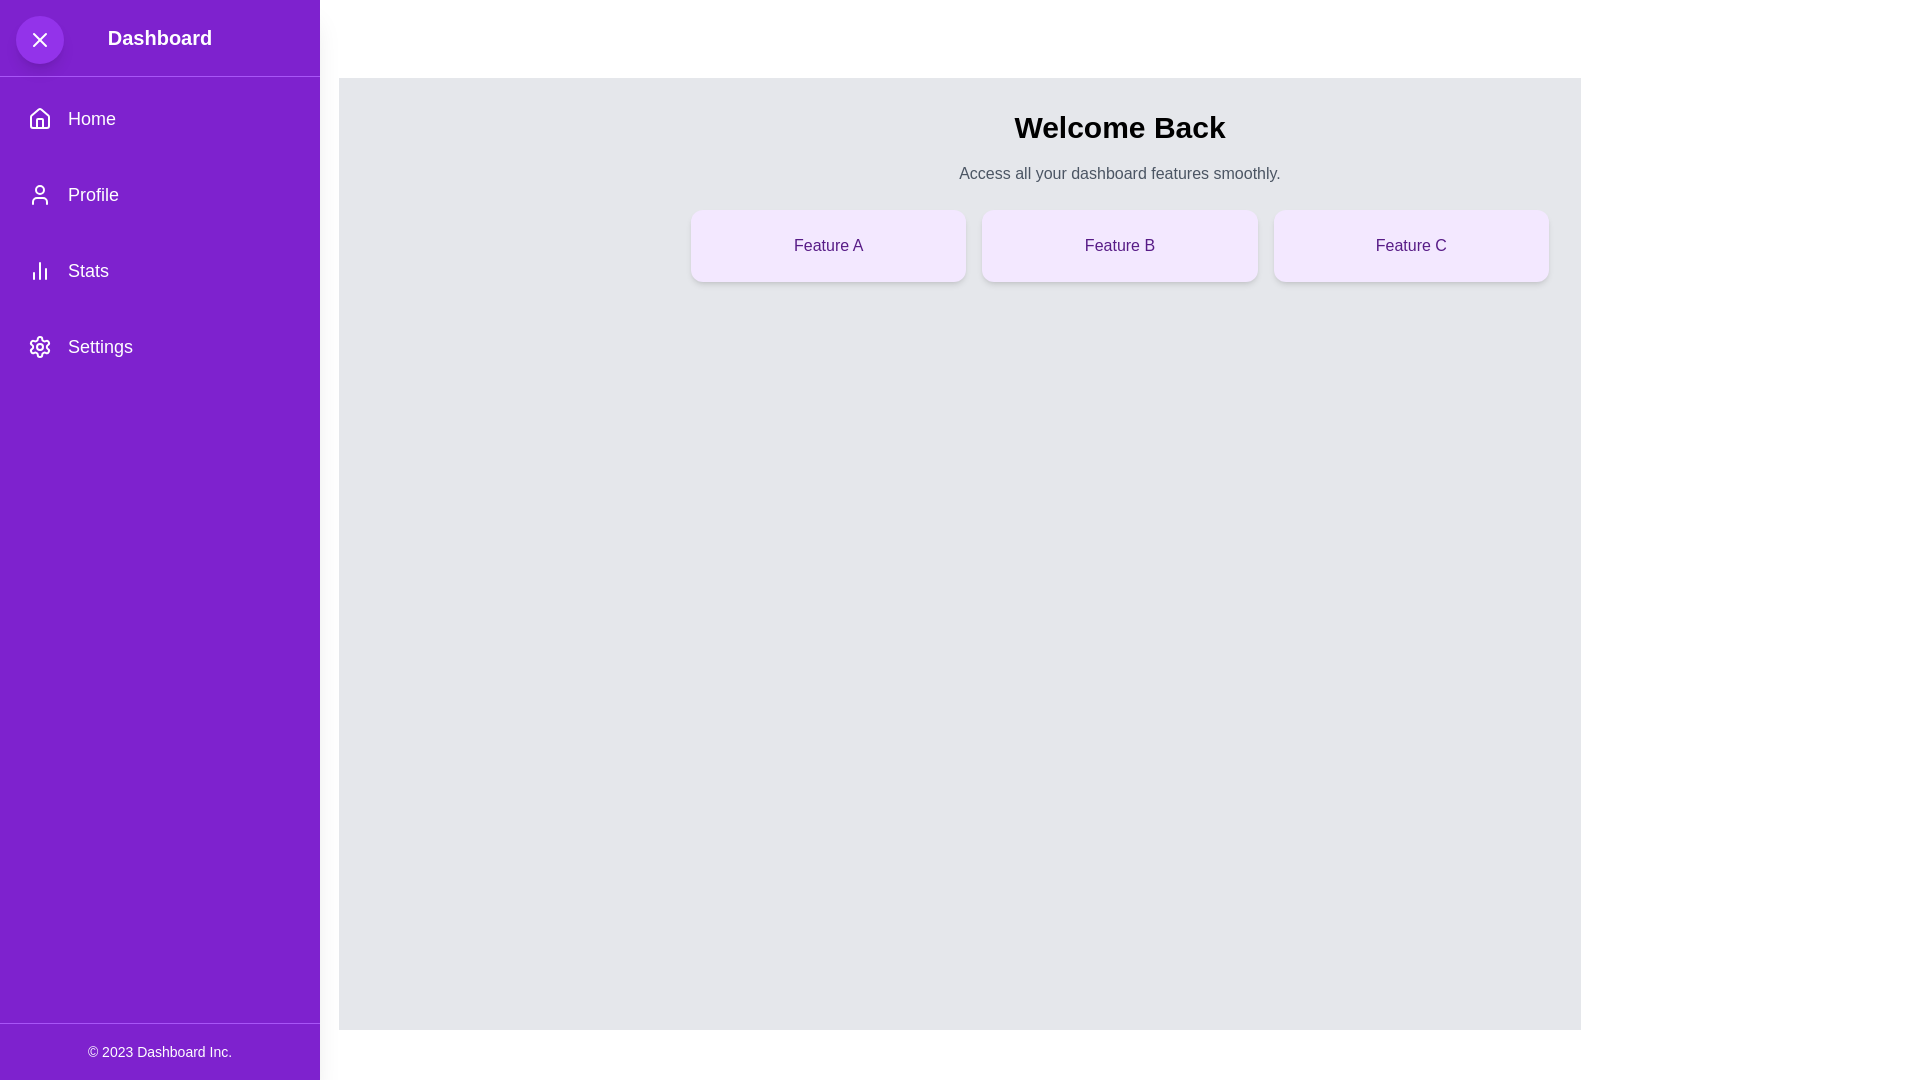 This screenshot has width=1920, height=1080. Describe the element at coordinates (39, 346) in the screenshot. I see `the gear icon representing the settings option located in the 'Settings' section of the side navigation panel` at that location.